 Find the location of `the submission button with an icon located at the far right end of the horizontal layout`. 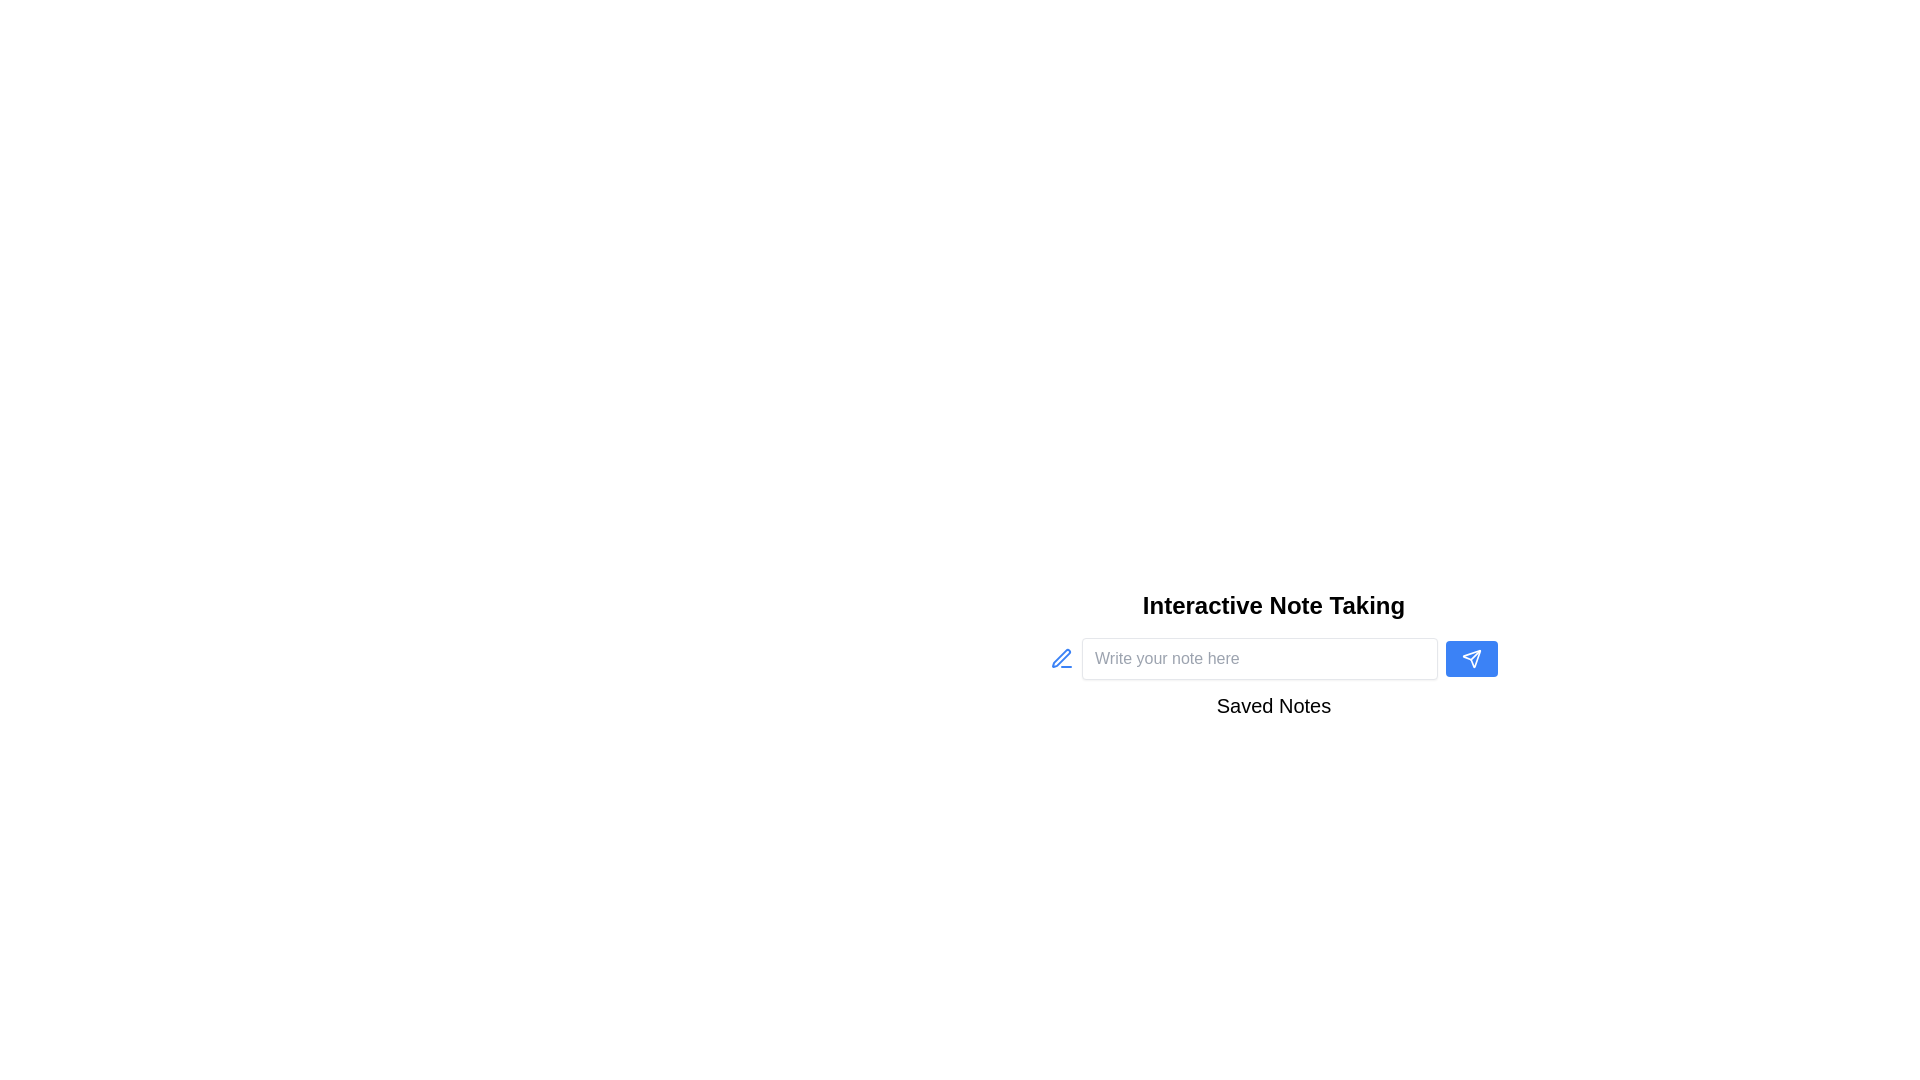

the submission button with an icon located at the far right end of the horizontal layout is located at coordinates (1472, 659).